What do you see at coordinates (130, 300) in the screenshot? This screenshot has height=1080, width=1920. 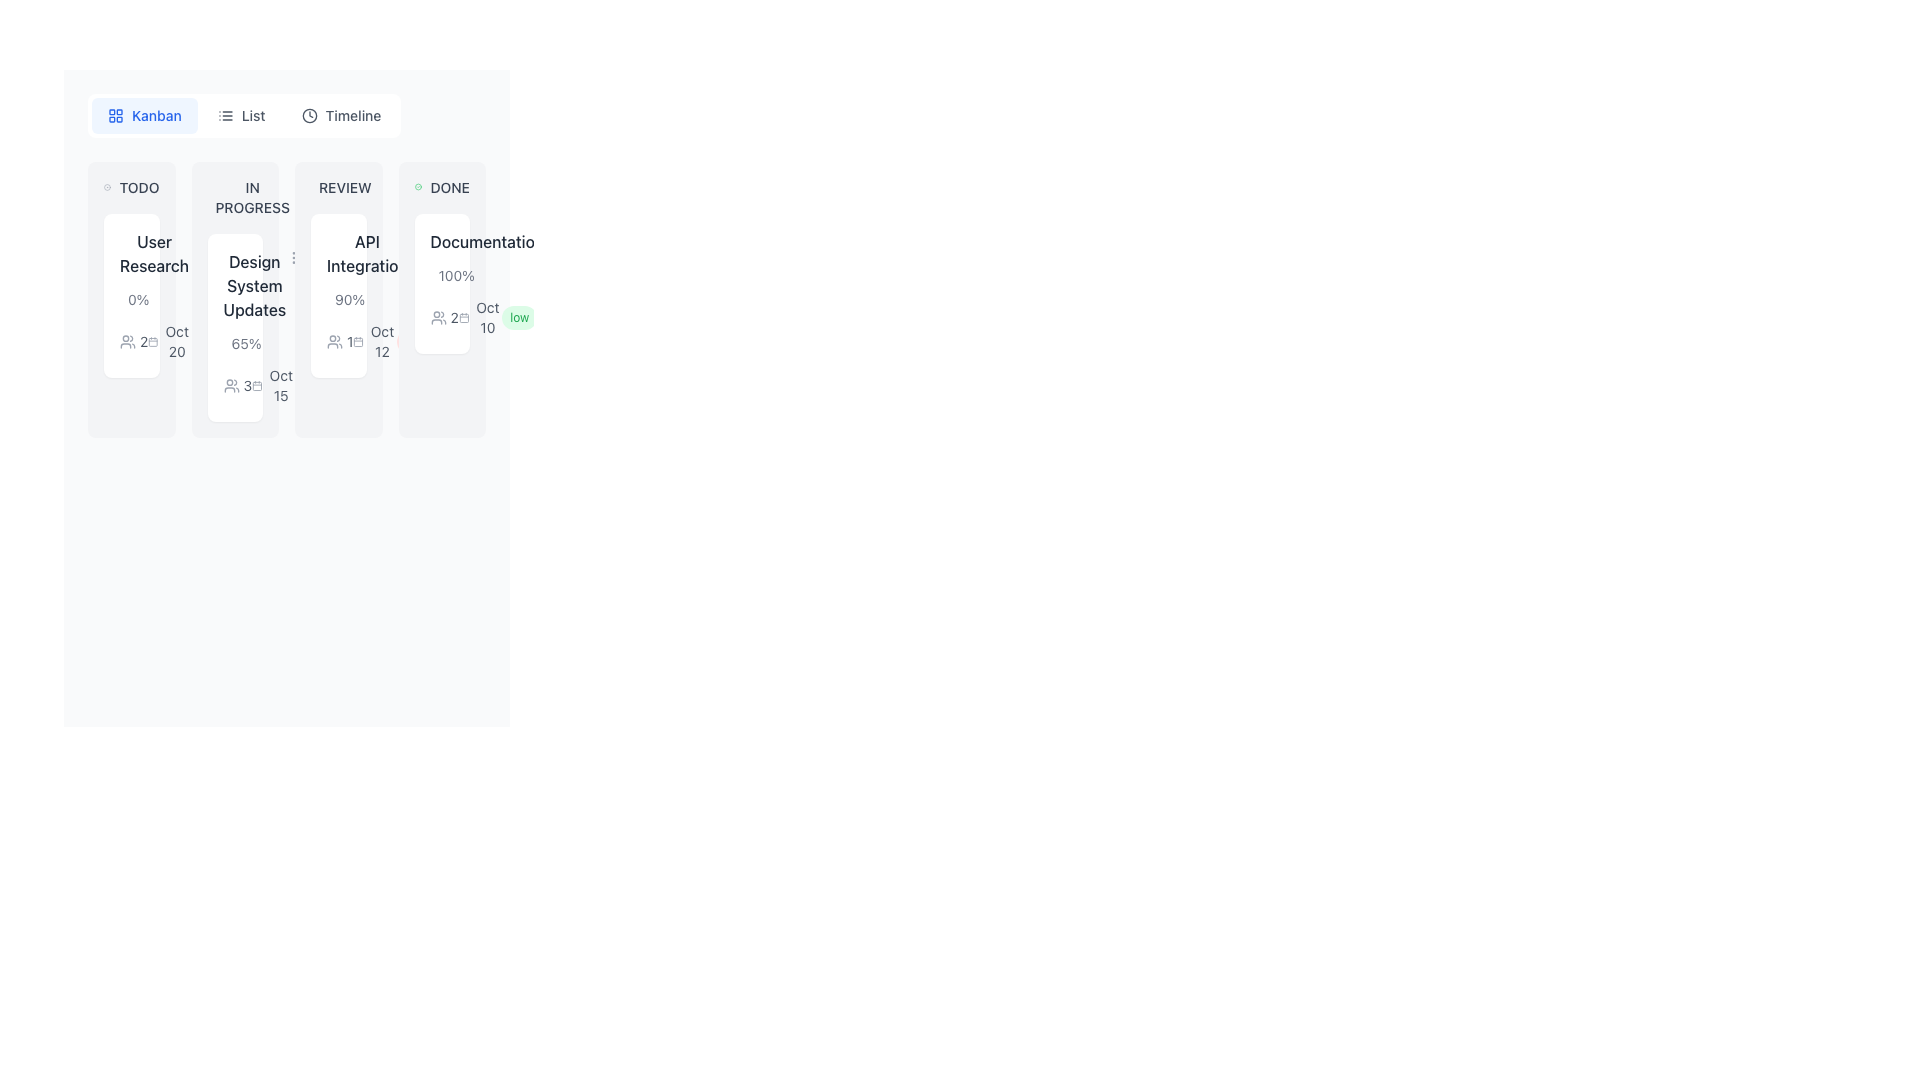 I see `the first task card in the Kanban board under the 'TODO' column, which has a light gray background and contains hierarchical text, icons, and progress information` at bounding box center [130, 300].